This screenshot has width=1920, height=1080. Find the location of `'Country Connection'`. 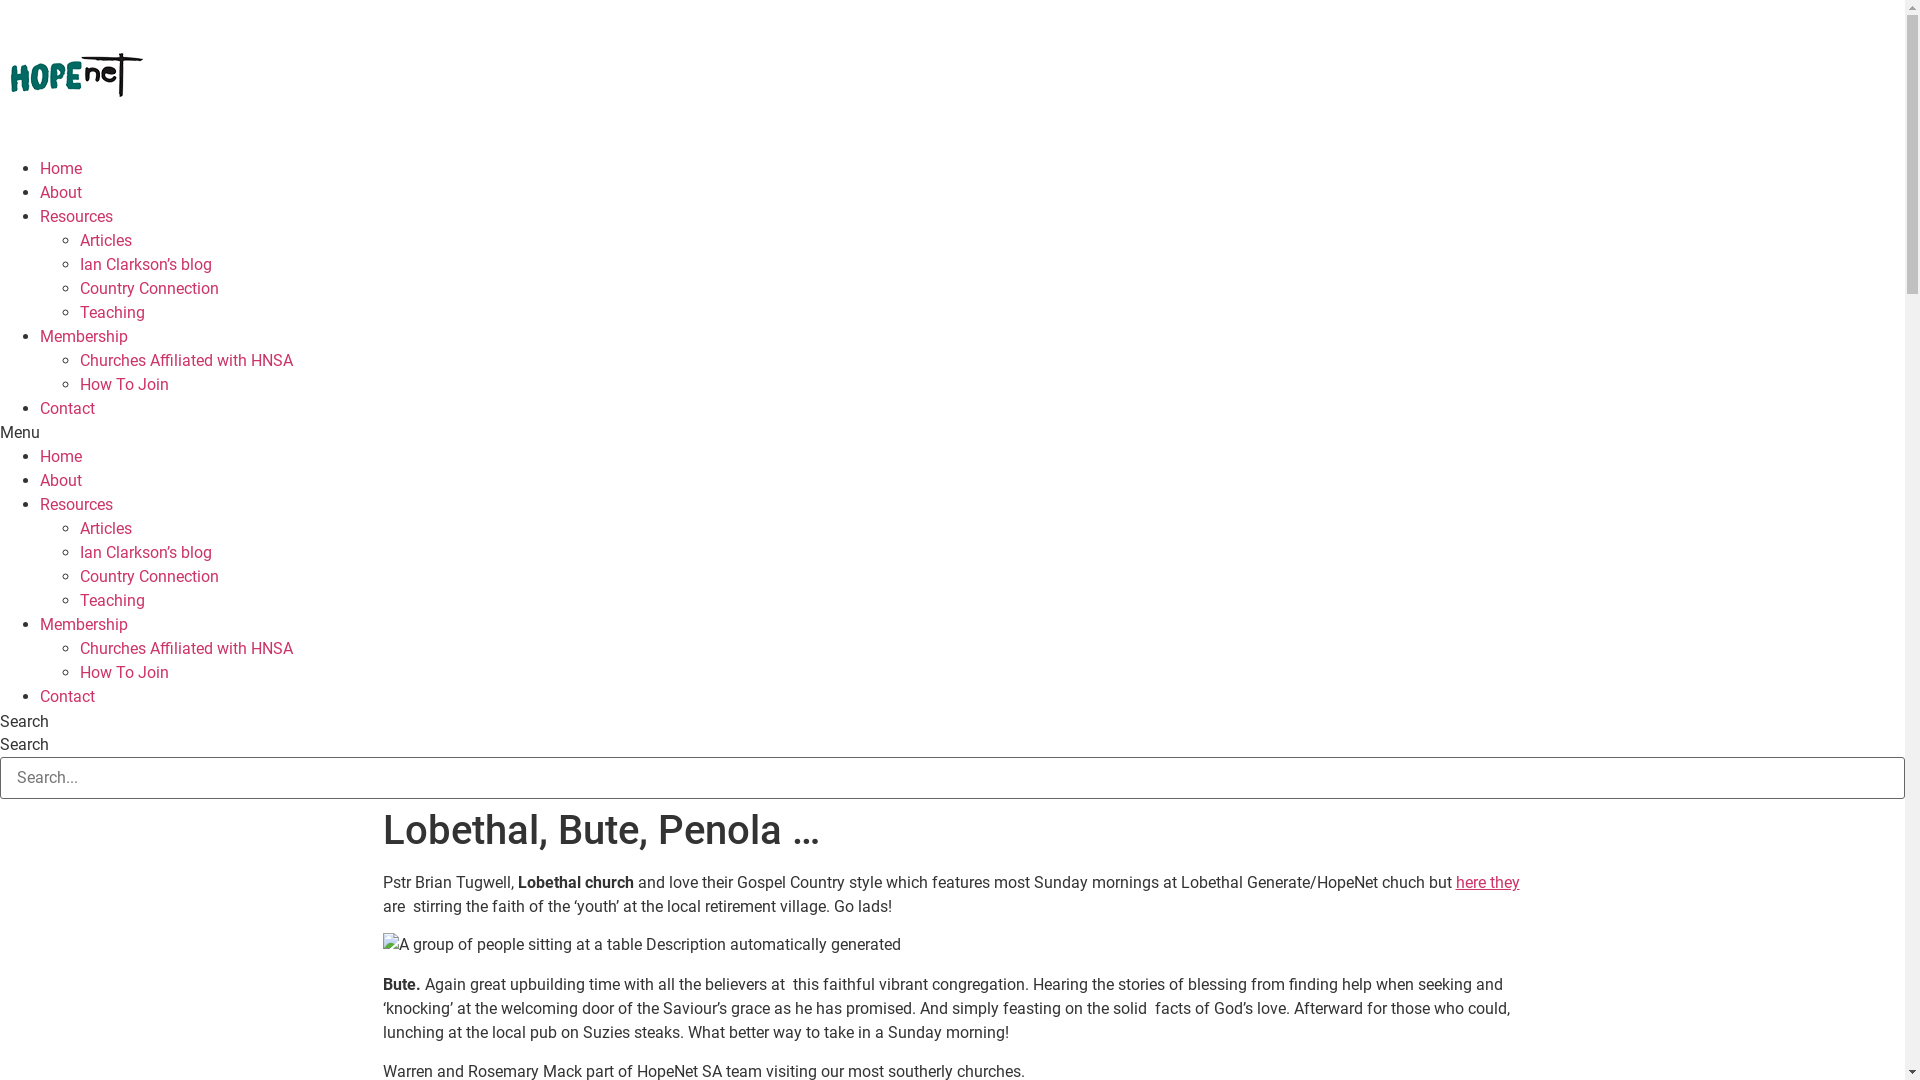

'Country Connection' is located at coordinates (148, 288).